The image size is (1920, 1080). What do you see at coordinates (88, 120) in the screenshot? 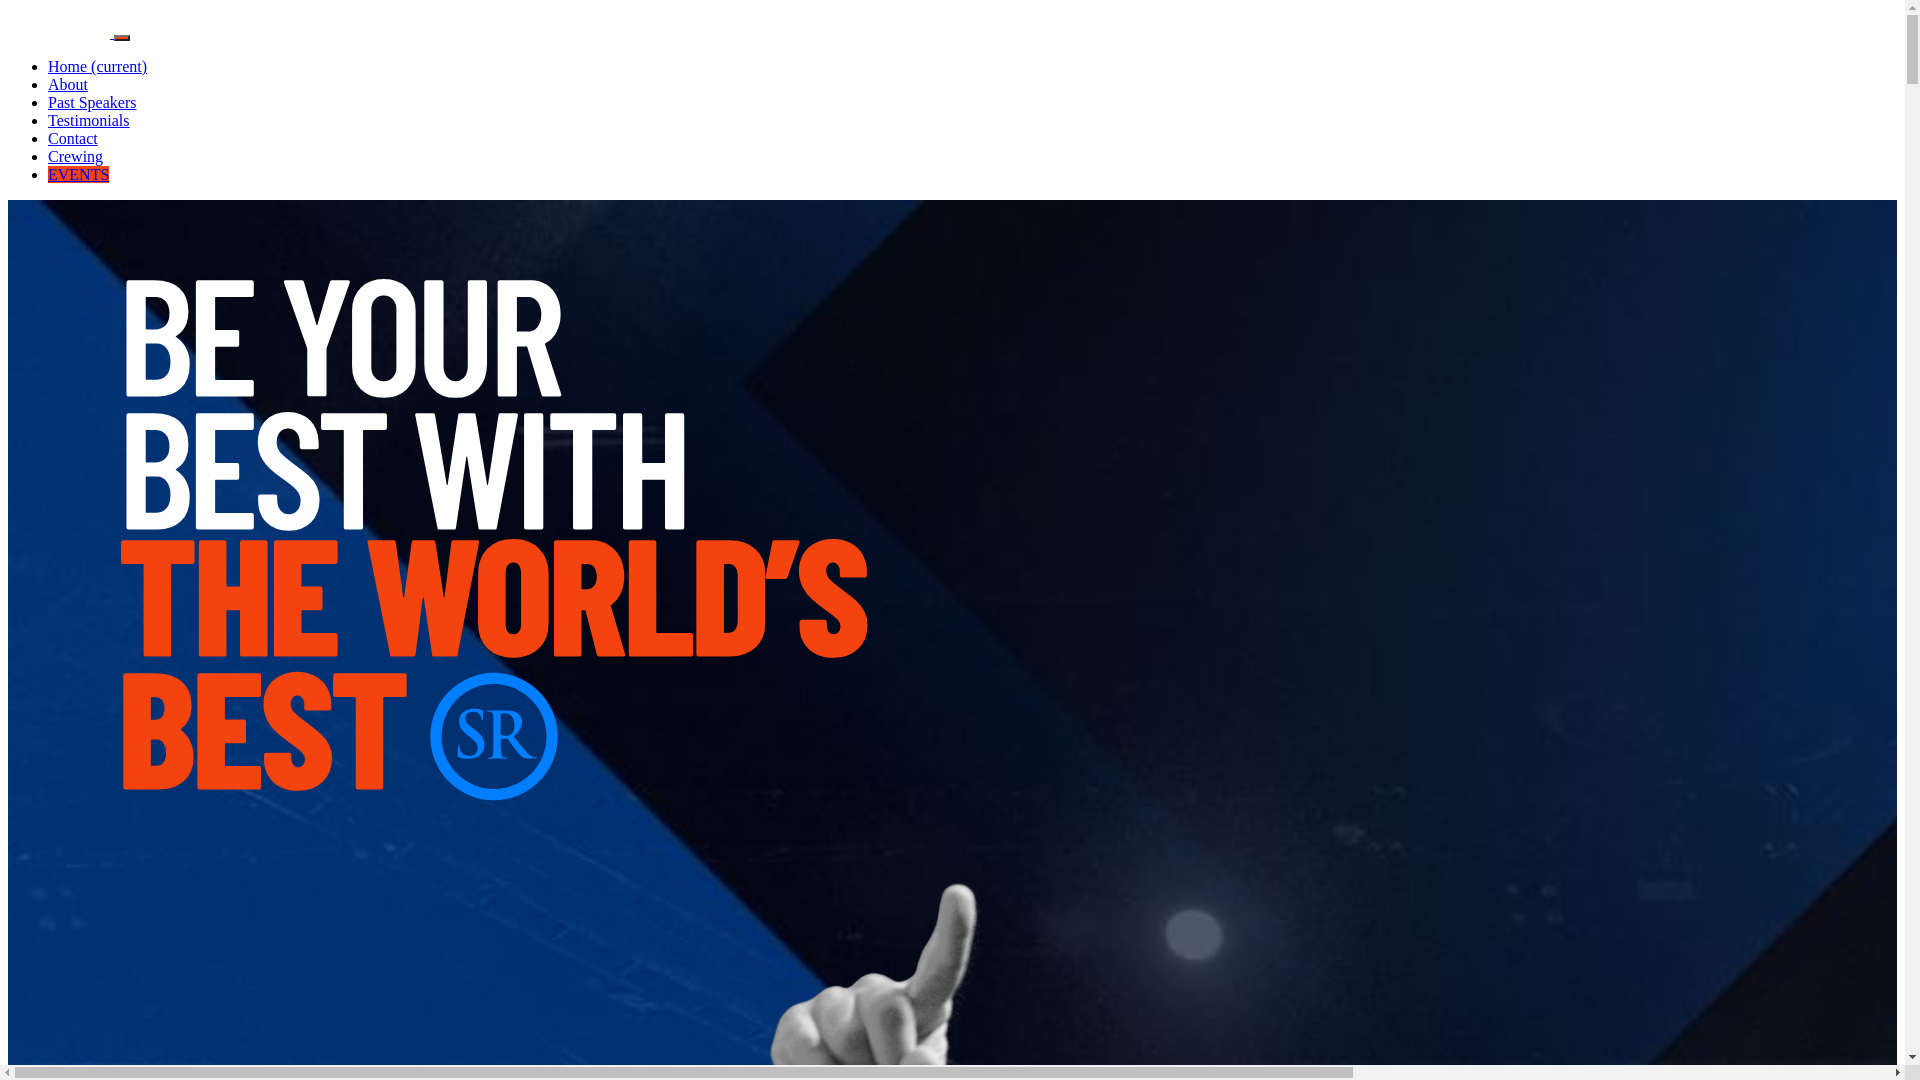
I see `'Testimonials'` at bounding box center [88, 120].